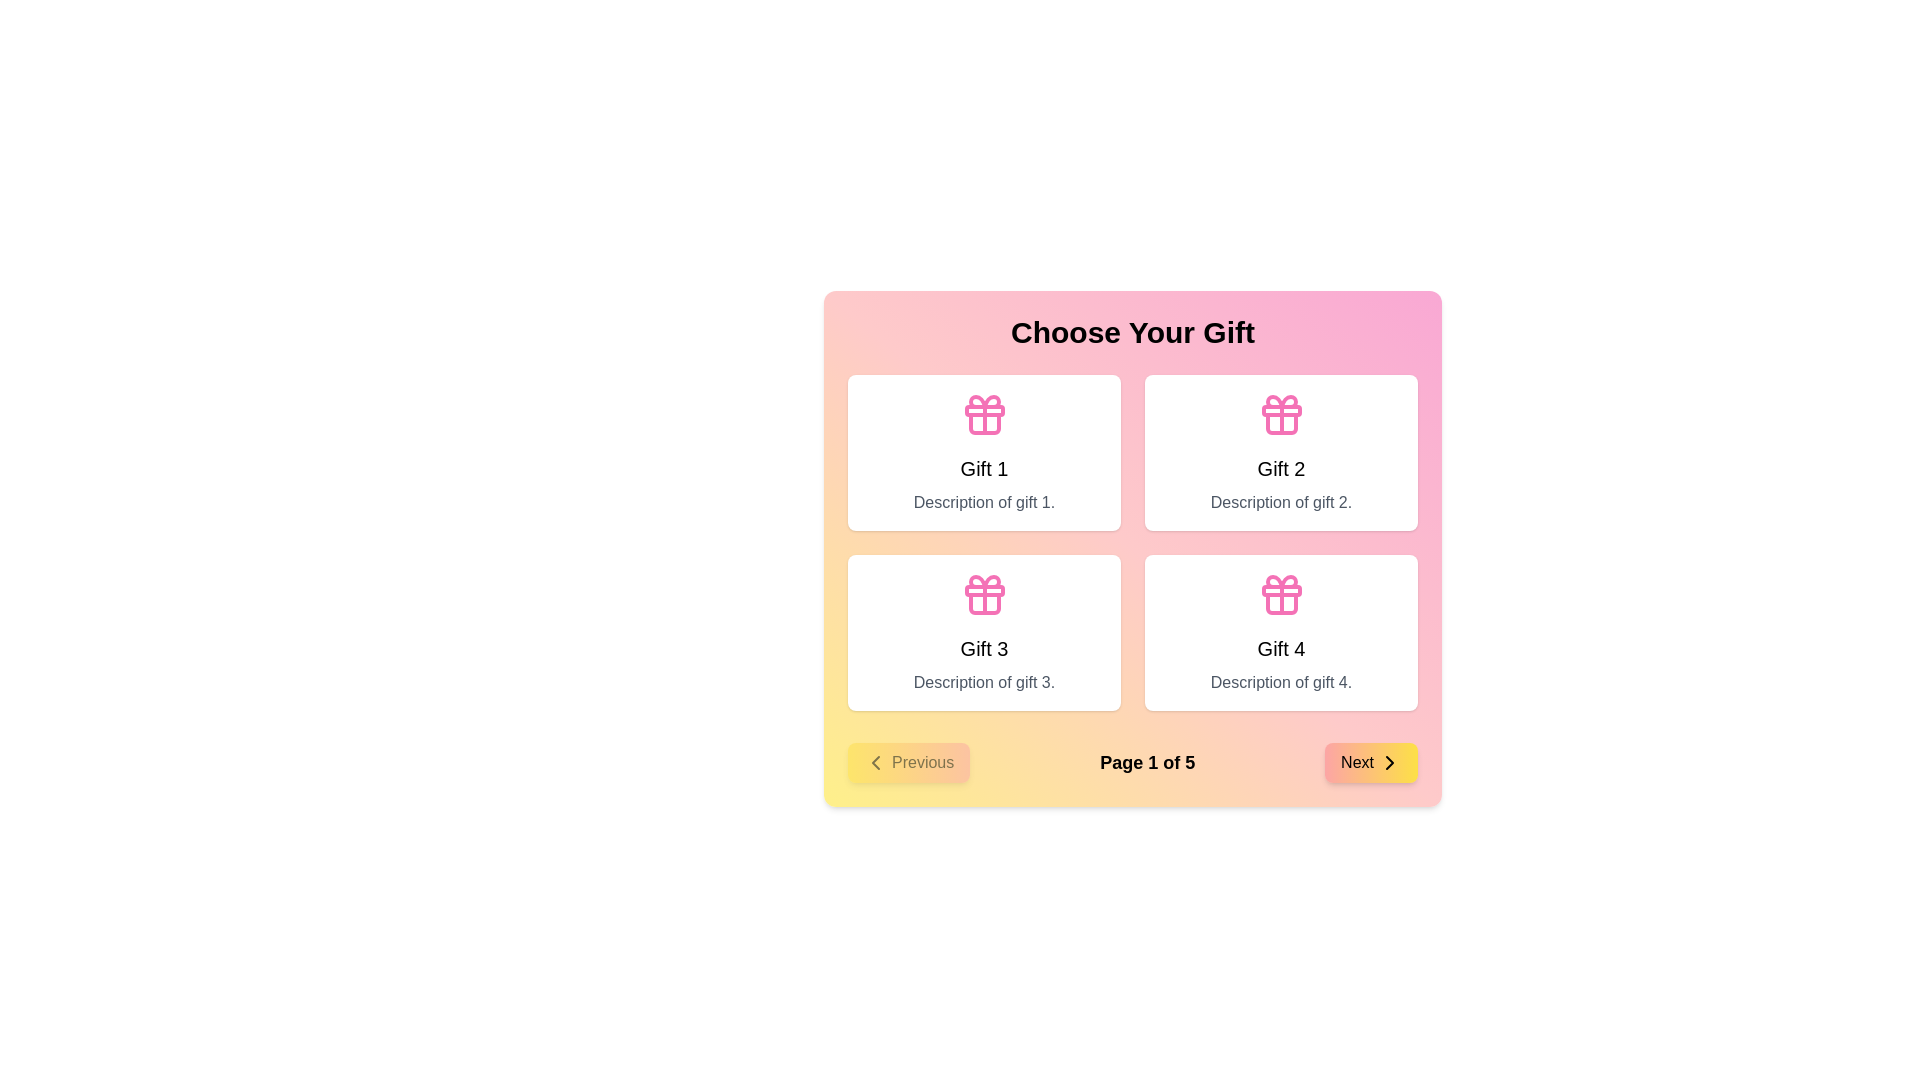 Image resolution: width=1920 pixels, height=1080 pixels. Describe the element at coordinates (984, 401) in the screenshot. I see `the top portion of the gift box graphic with a bow, identified by pink-colored lines, located within the 'Gift 1' grid item` at that location.